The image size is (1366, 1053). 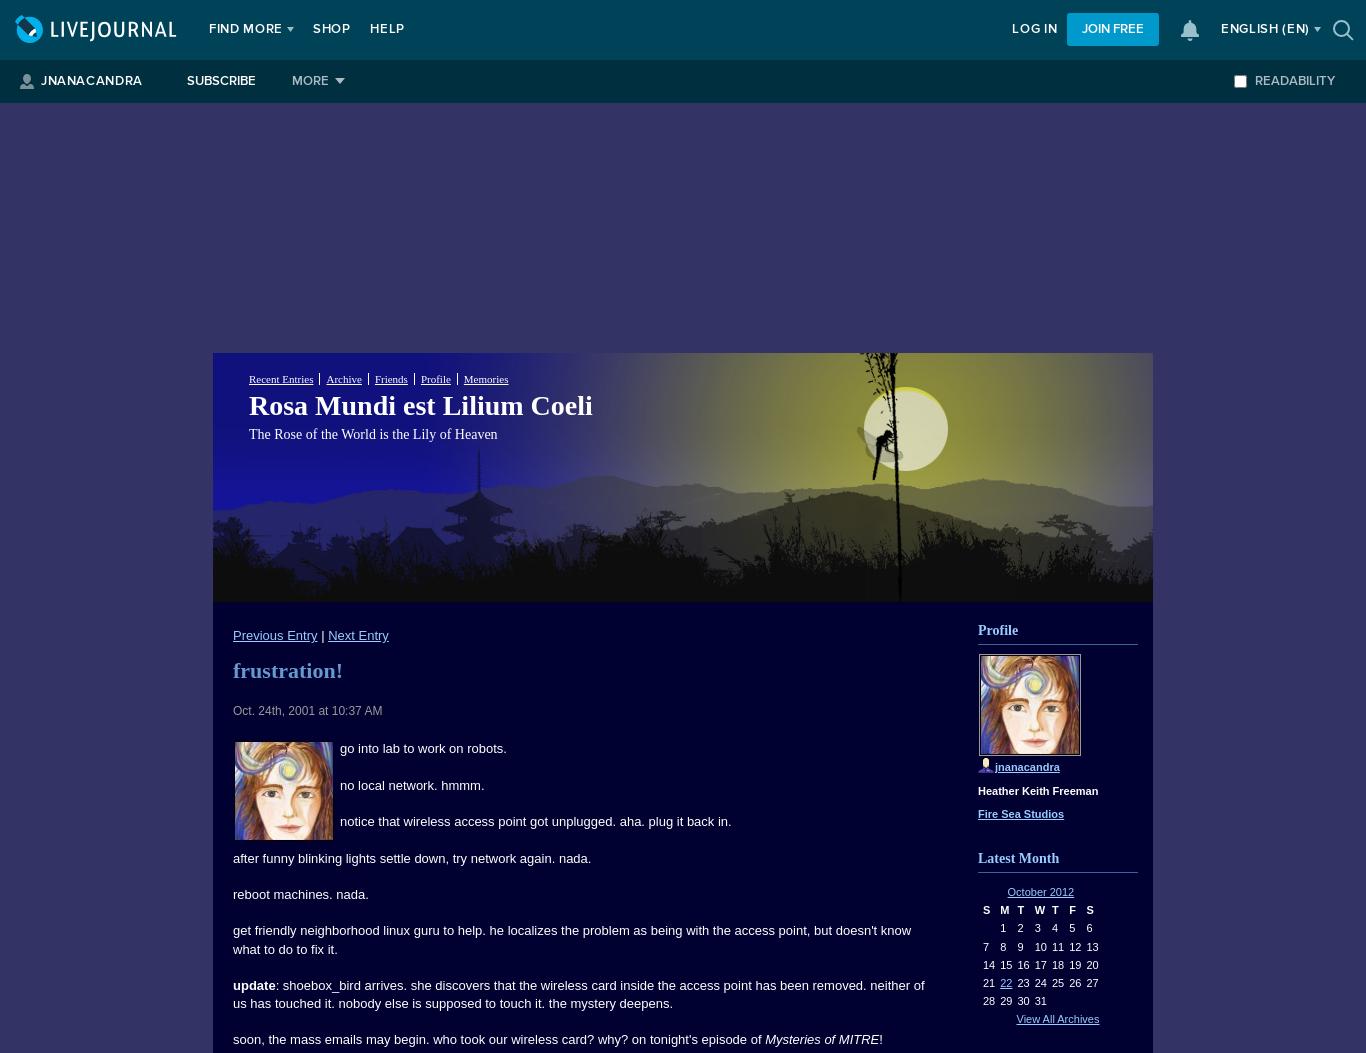 What do you see at coordinates (1056, 964) in the screenshot?
I see `'18'` at bounding box center [1056, 964].